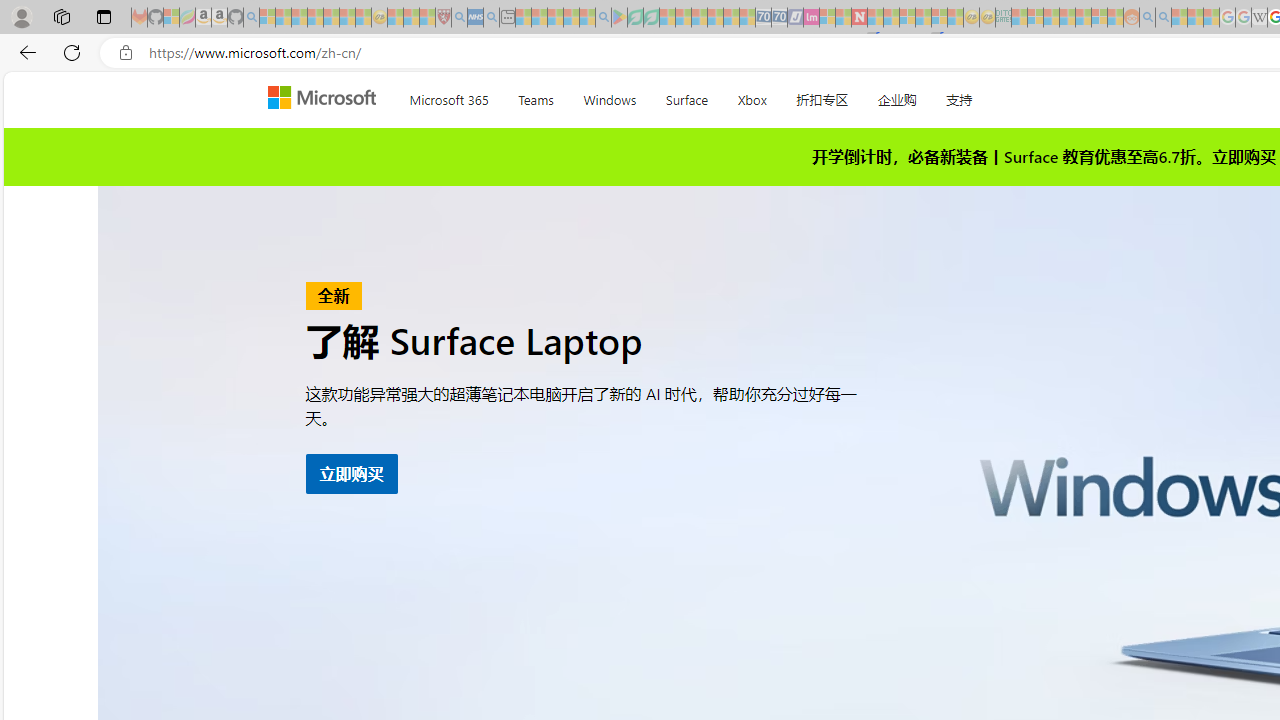 The height and width of the screenshot is (720, 1280). Describe the element at coordinates (491, 17) in the screenshot. I see `'utah sues federal government - Search - Sleeping'` at that location.